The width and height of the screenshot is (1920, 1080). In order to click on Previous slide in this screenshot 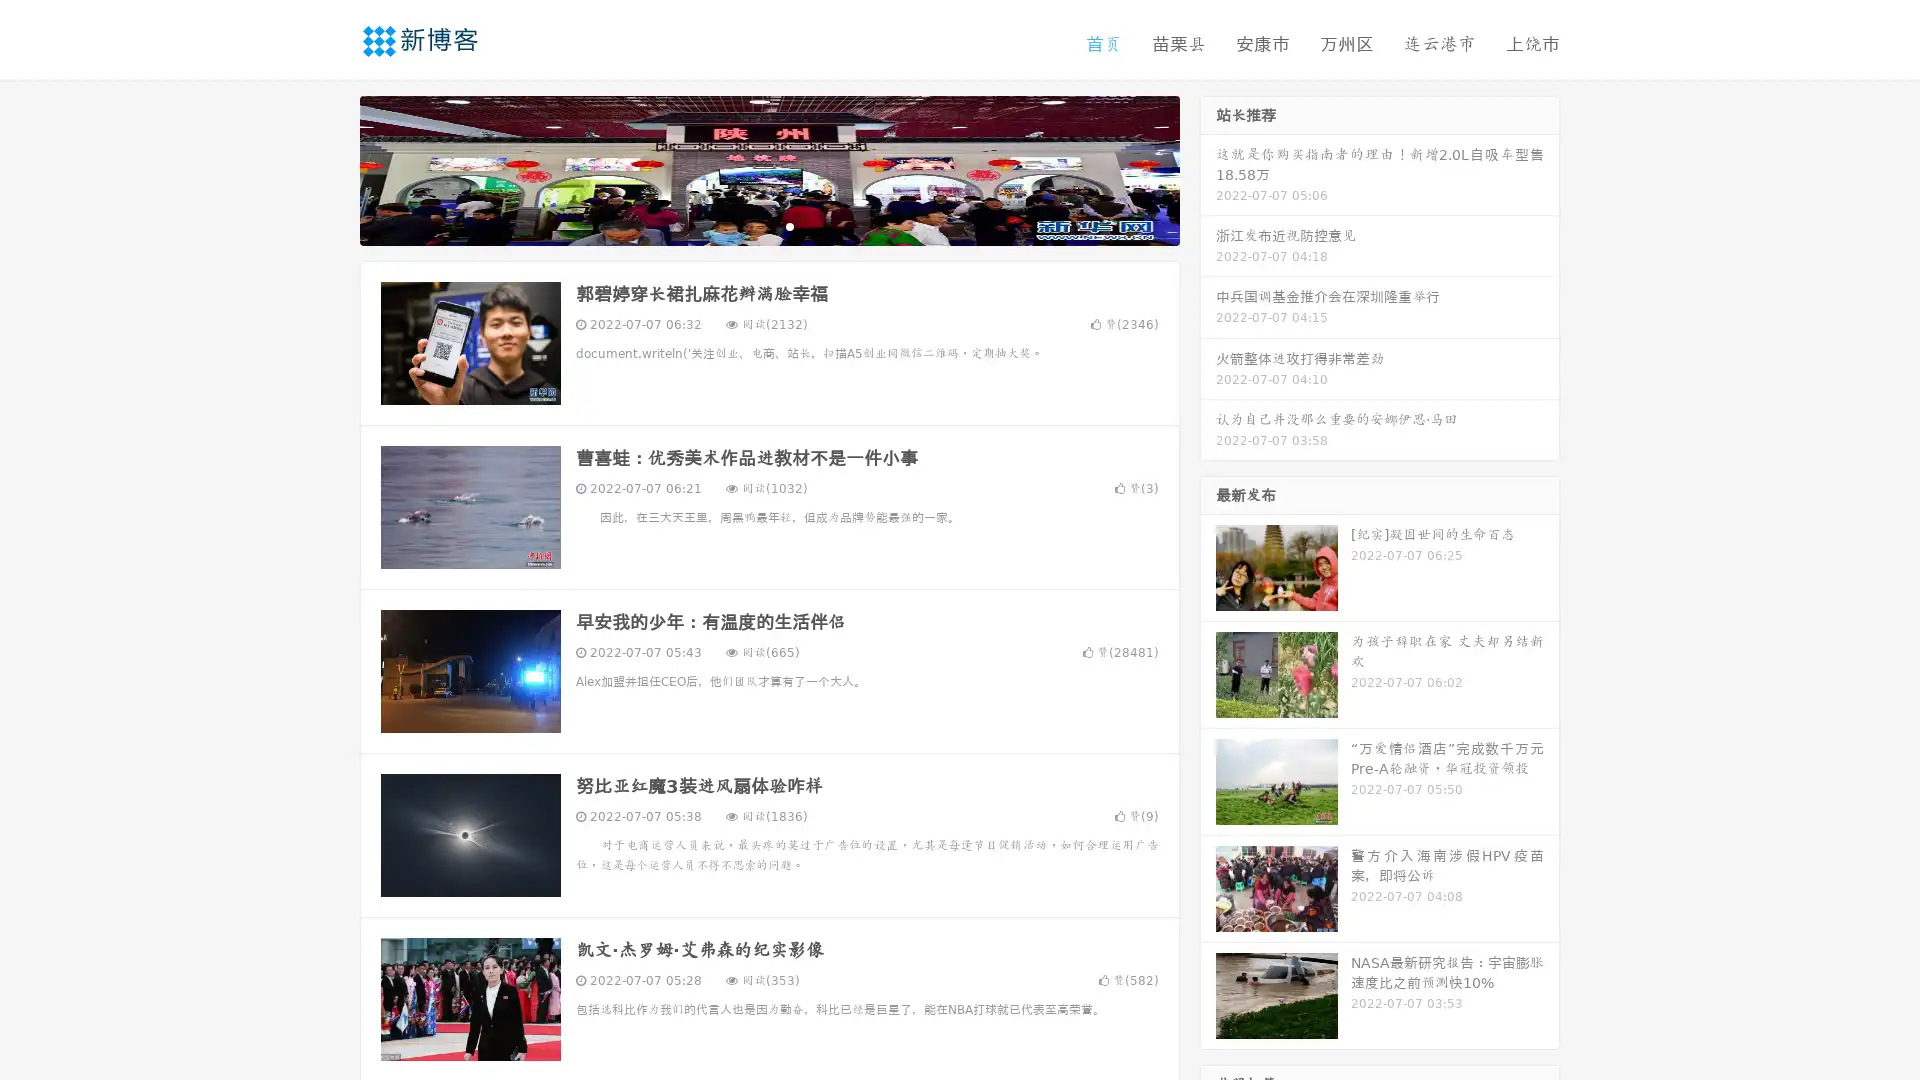, I will do `click(330, 168)`.